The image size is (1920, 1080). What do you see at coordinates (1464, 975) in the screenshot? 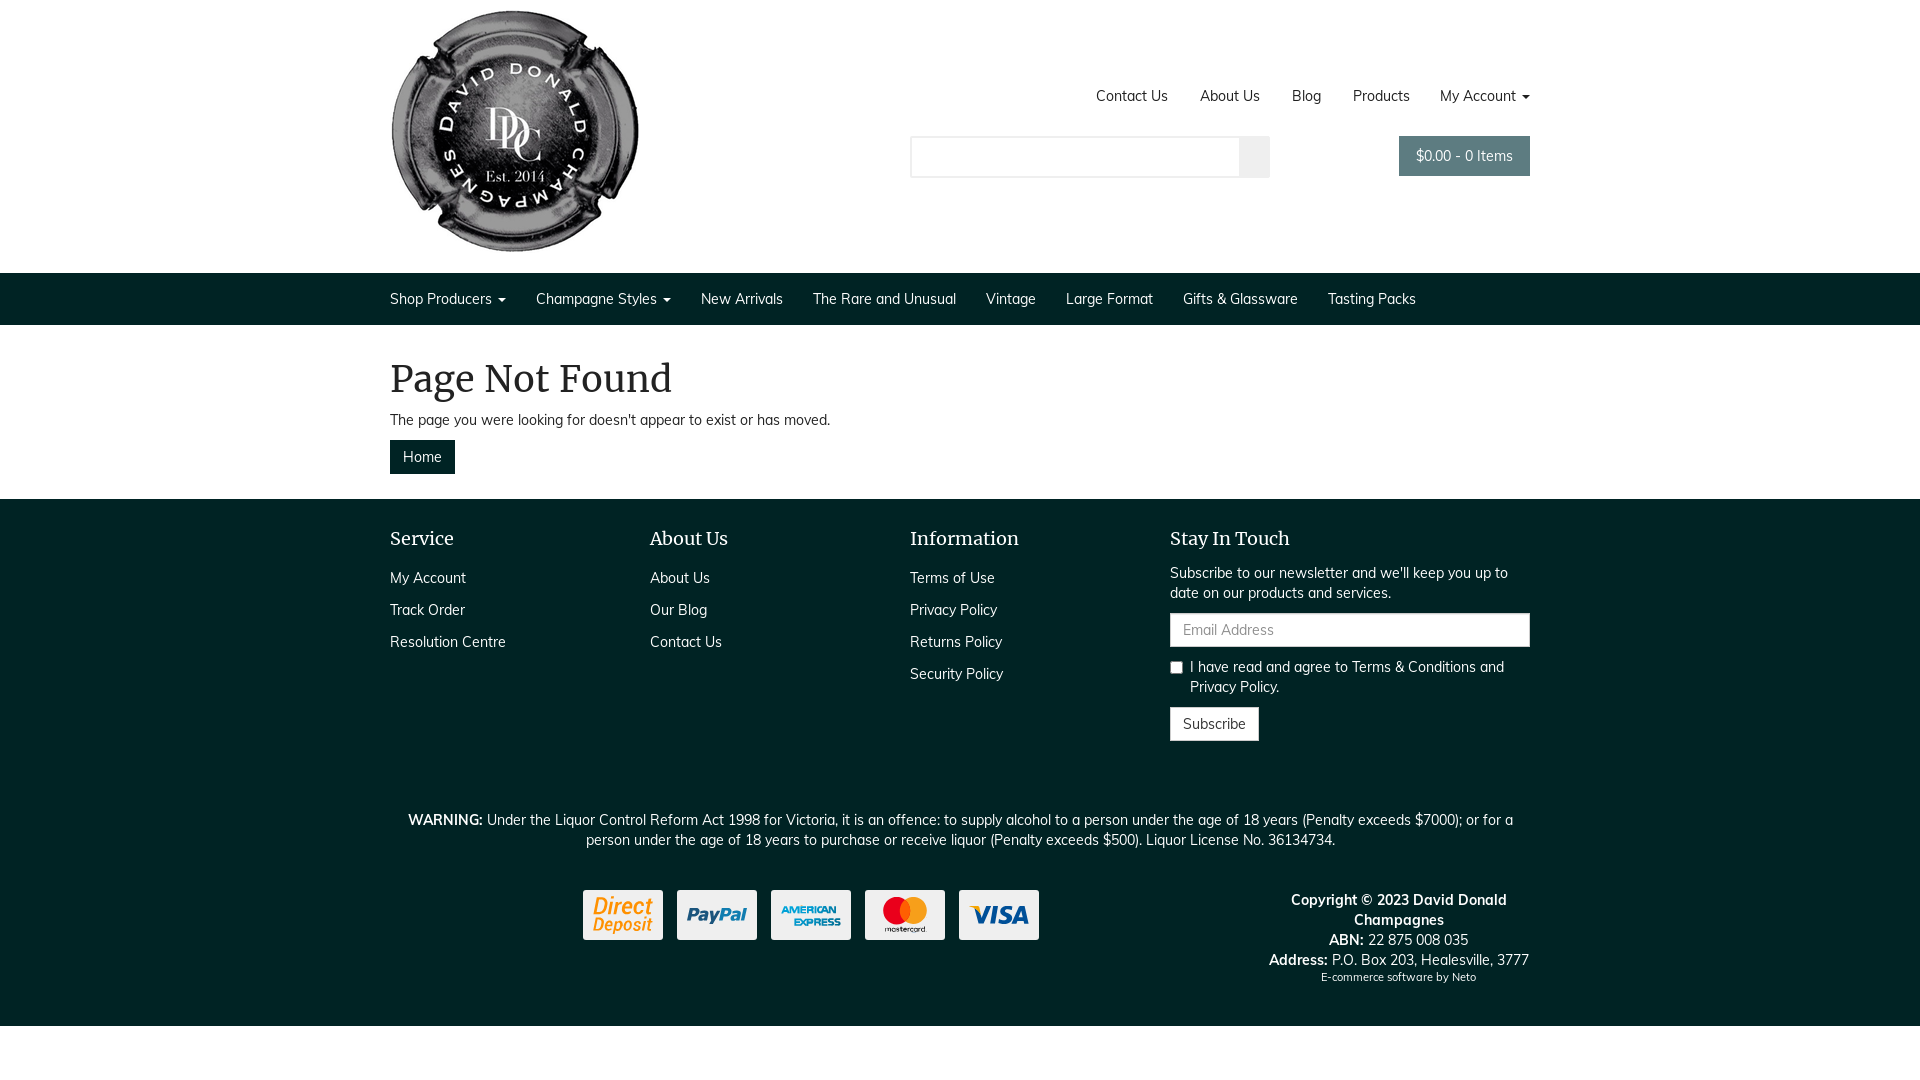
I see `'Neto'` at bounding box center [1464, 975].